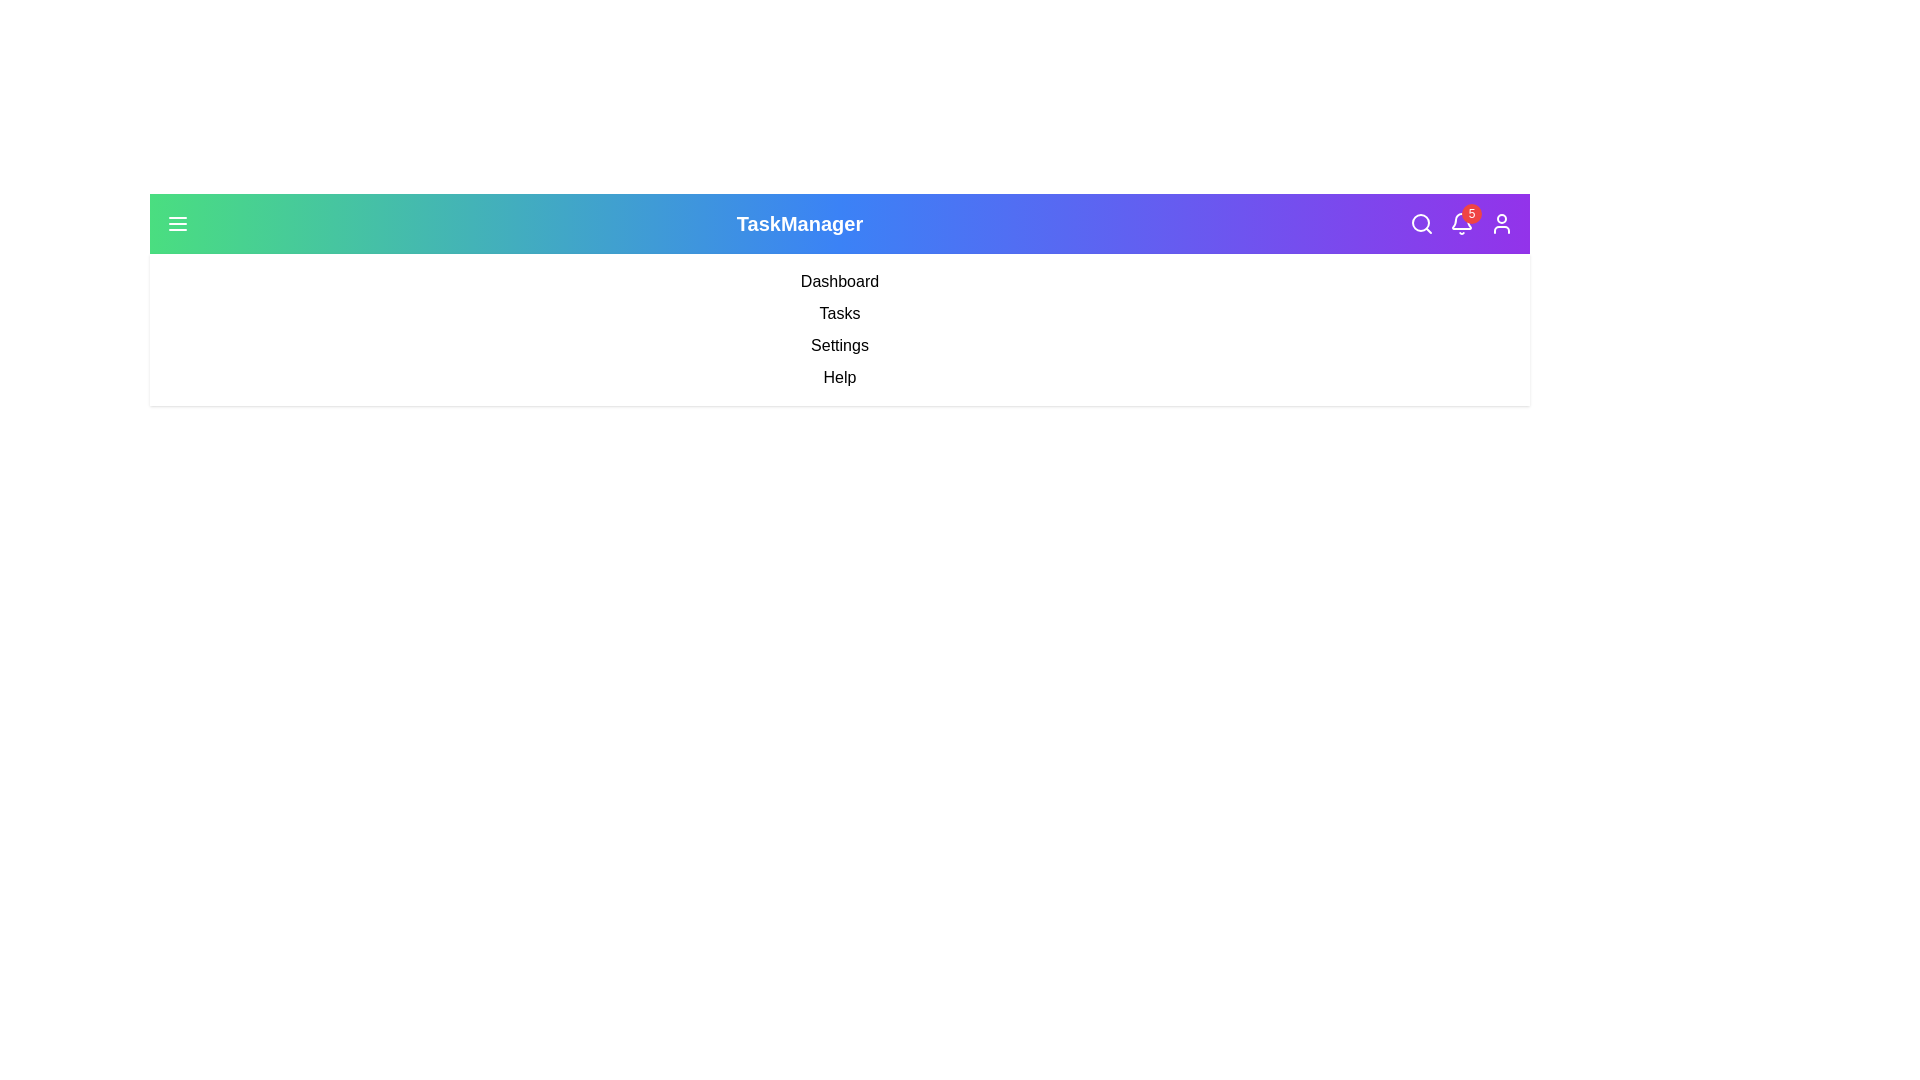 Image resolution: width=1920 pixels, height=1080 pixels. I want to click on the Notification Badge indicating 5 new notifications, which is positioned over the top-right corner of the bell icon in the navigation bar, so click(1472, 213).